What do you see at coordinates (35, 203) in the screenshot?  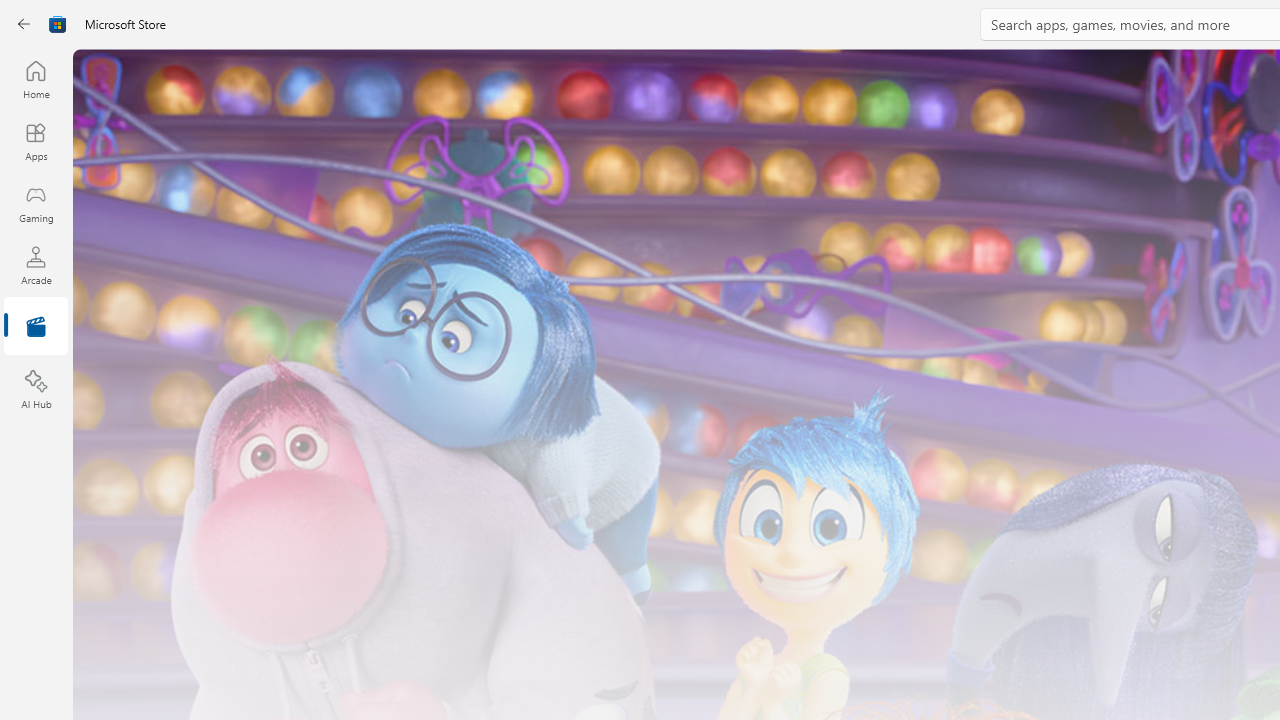 I see `'Gaming'` at bounding box center [35, 203].